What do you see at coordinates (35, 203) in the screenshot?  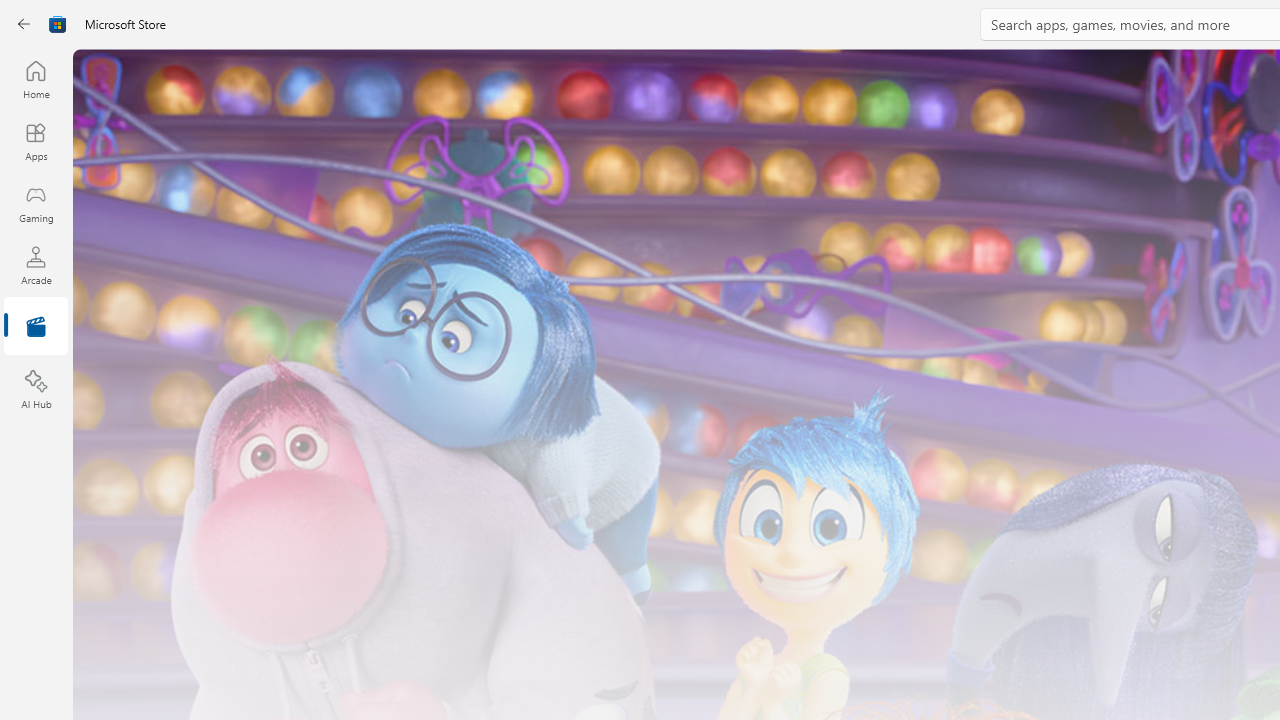 I see `'Gaming'` at bounding box center [35, 203].